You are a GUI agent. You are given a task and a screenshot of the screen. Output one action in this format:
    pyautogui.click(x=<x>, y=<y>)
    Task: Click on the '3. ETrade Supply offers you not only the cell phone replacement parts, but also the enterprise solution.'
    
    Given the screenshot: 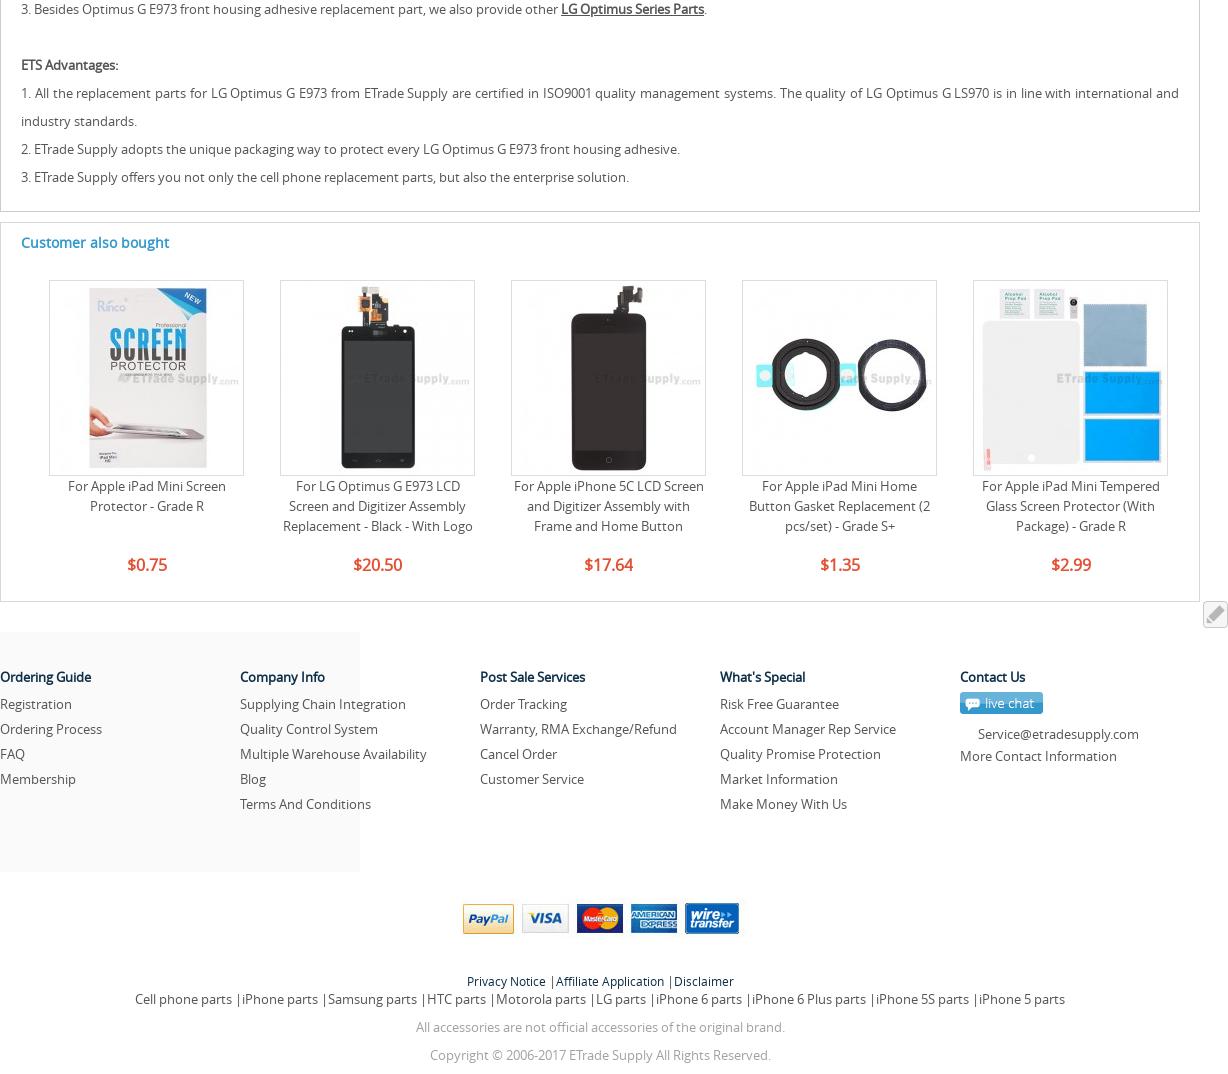 What is the action you would take?
    pyautogui.click(x=325, y=176)
    